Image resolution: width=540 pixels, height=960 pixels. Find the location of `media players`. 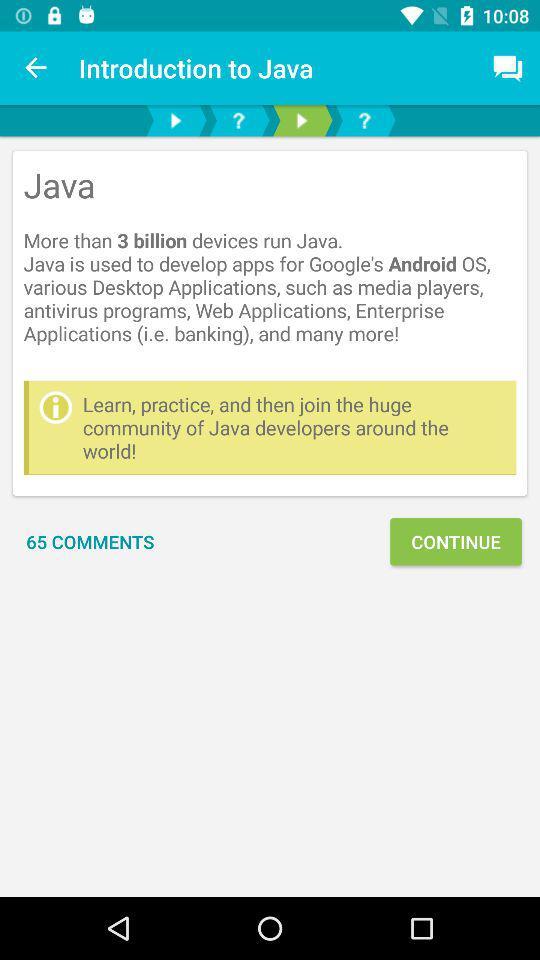

media players is located at coordinates (300, 120).